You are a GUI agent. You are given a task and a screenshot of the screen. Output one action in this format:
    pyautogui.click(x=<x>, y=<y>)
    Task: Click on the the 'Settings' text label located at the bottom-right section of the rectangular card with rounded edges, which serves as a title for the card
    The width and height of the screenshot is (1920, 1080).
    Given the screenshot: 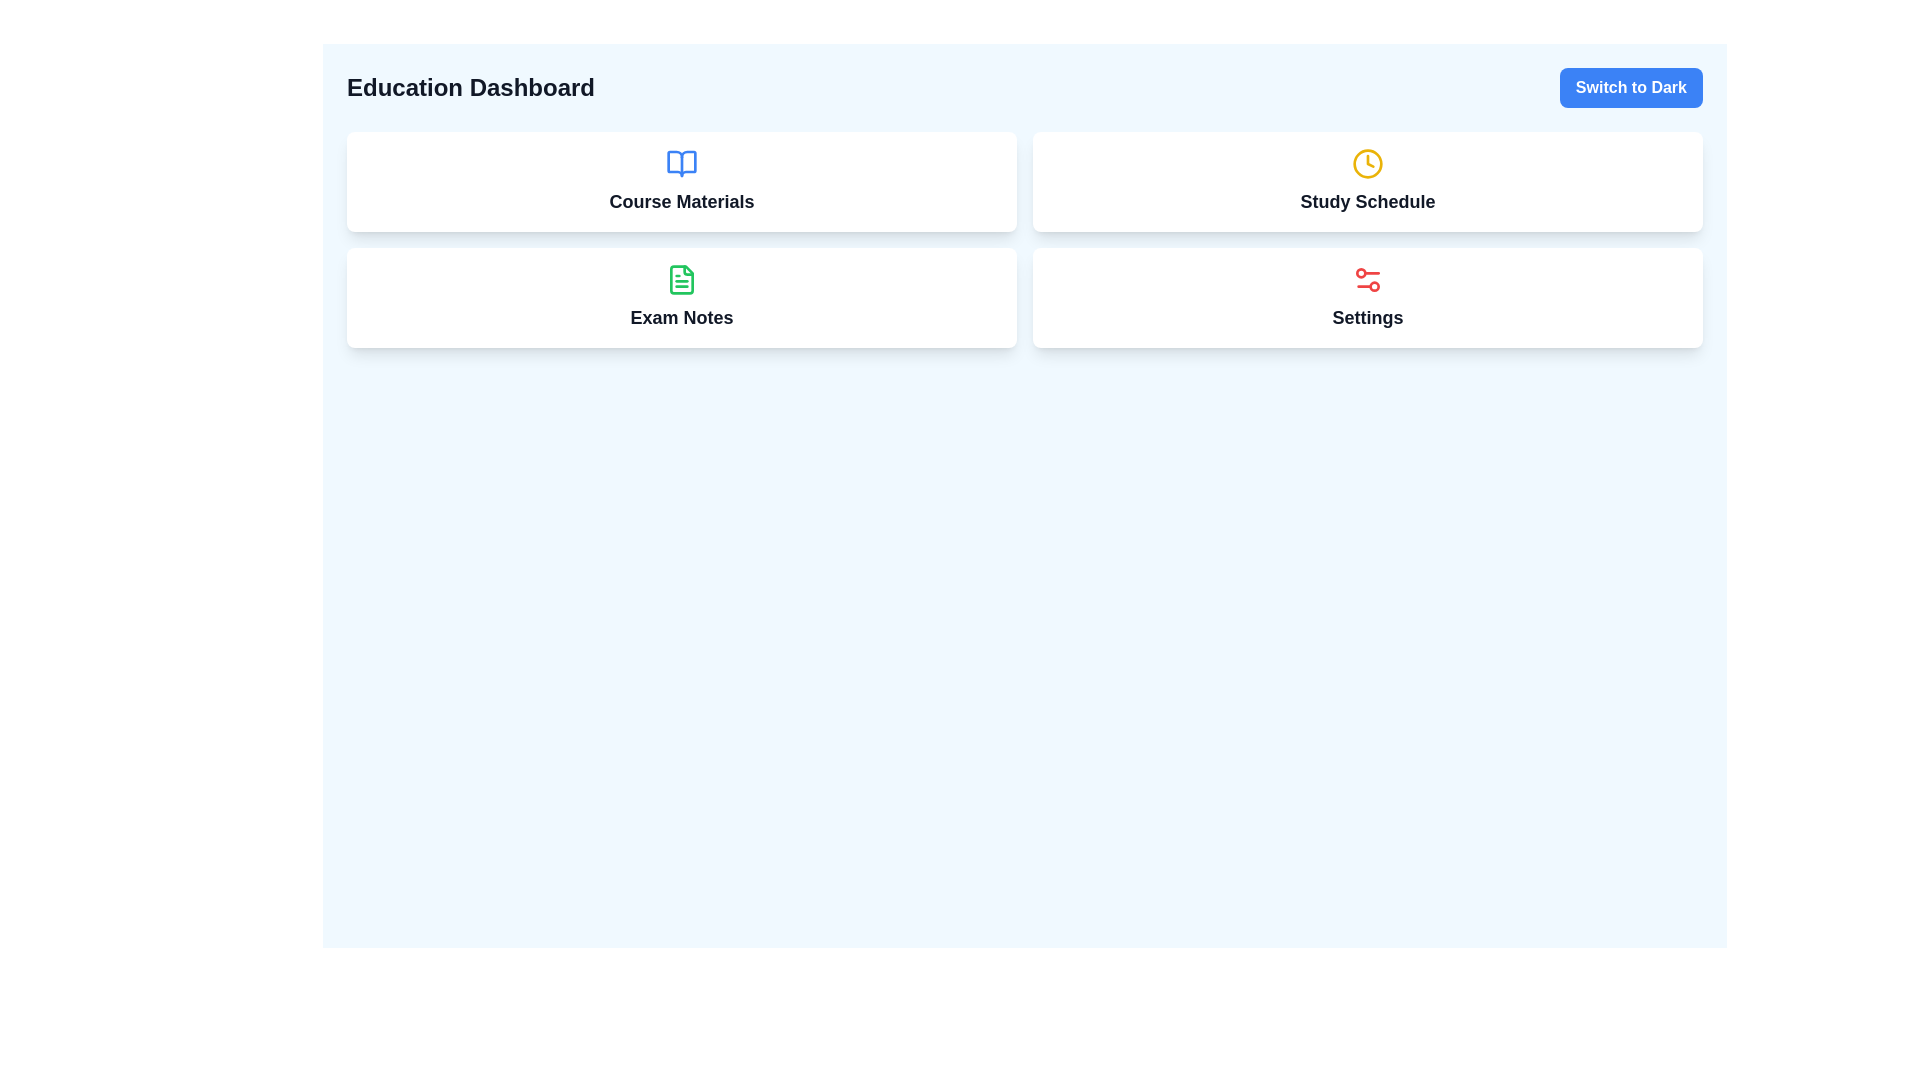 What is the action you would take?
    pyautogui.click(x=1367, y=316)
    